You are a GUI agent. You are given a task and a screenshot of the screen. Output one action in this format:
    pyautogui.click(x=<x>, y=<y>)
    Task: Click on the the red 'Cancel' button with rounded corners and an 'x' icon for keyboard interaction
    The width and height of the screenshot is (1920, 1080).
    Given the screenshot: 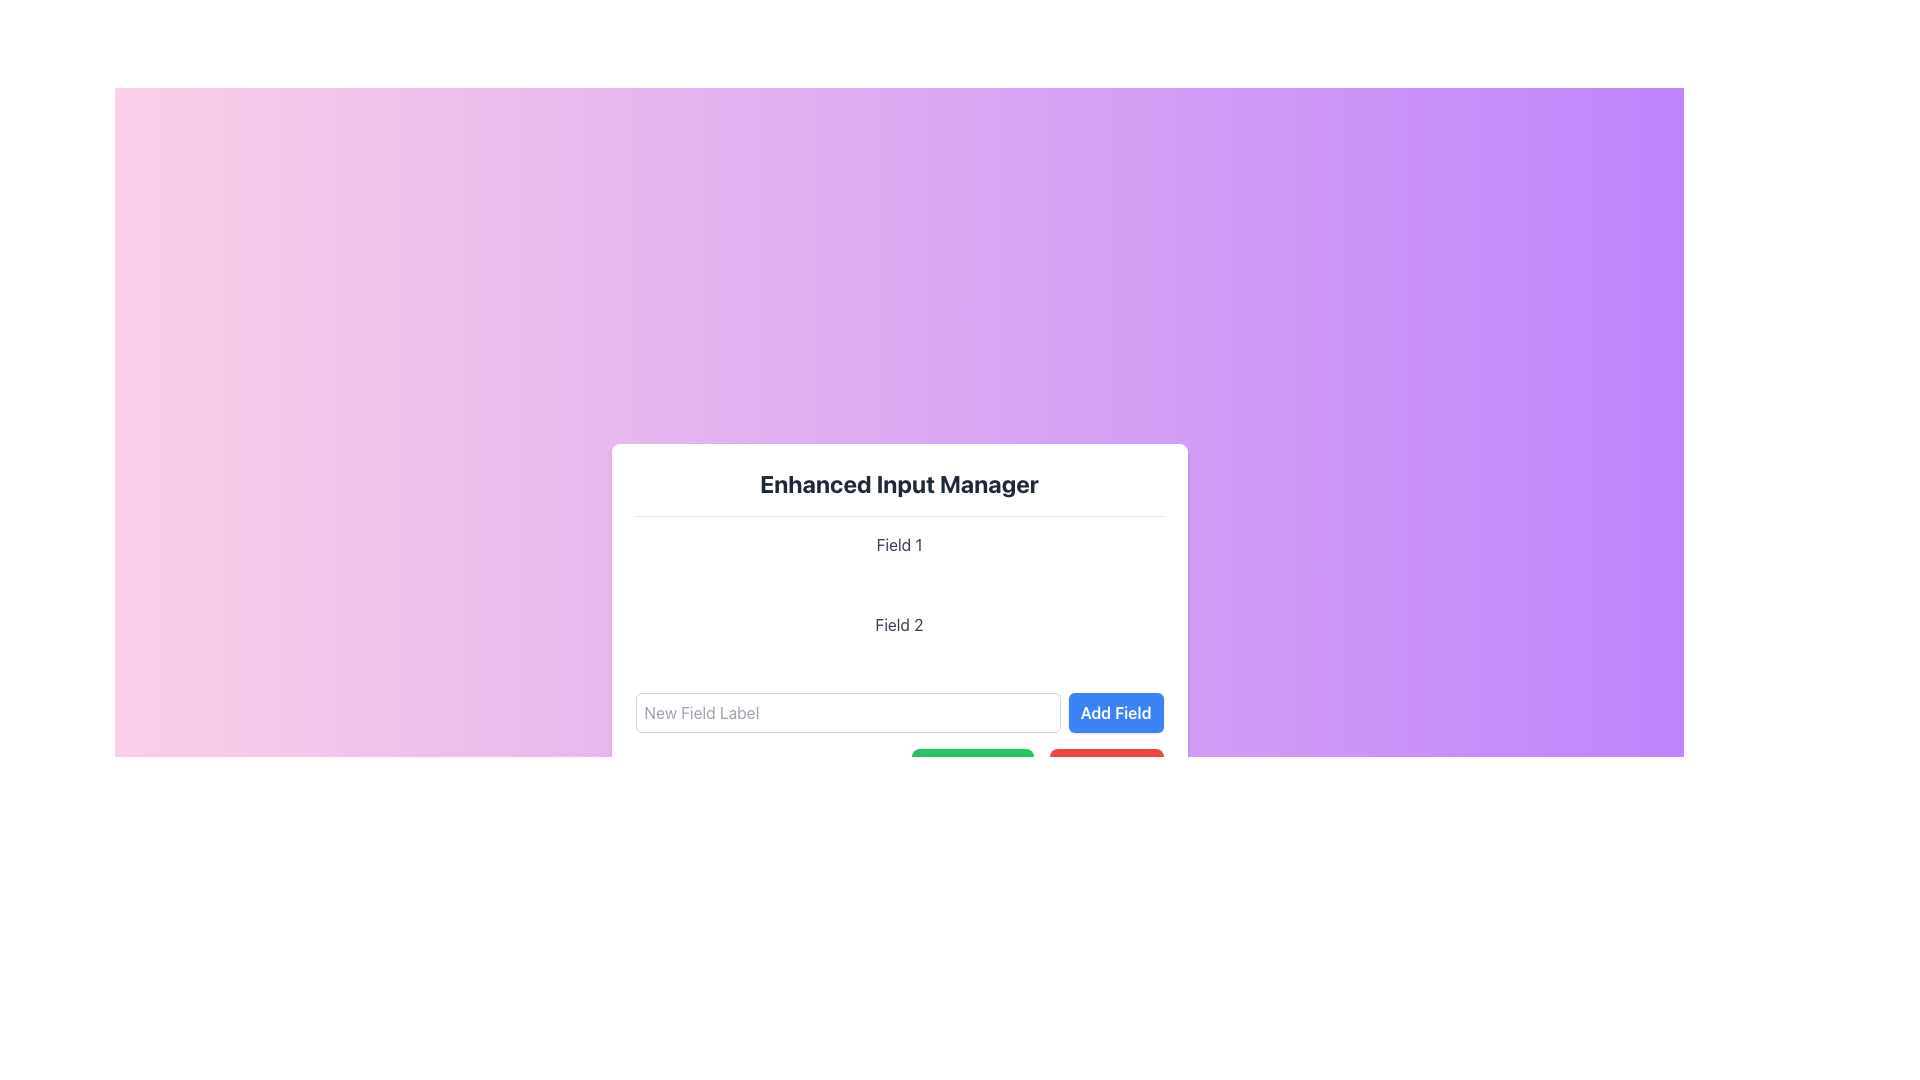 What is the action you would take?
    pyautogui.click(x=1105, y=767)
    